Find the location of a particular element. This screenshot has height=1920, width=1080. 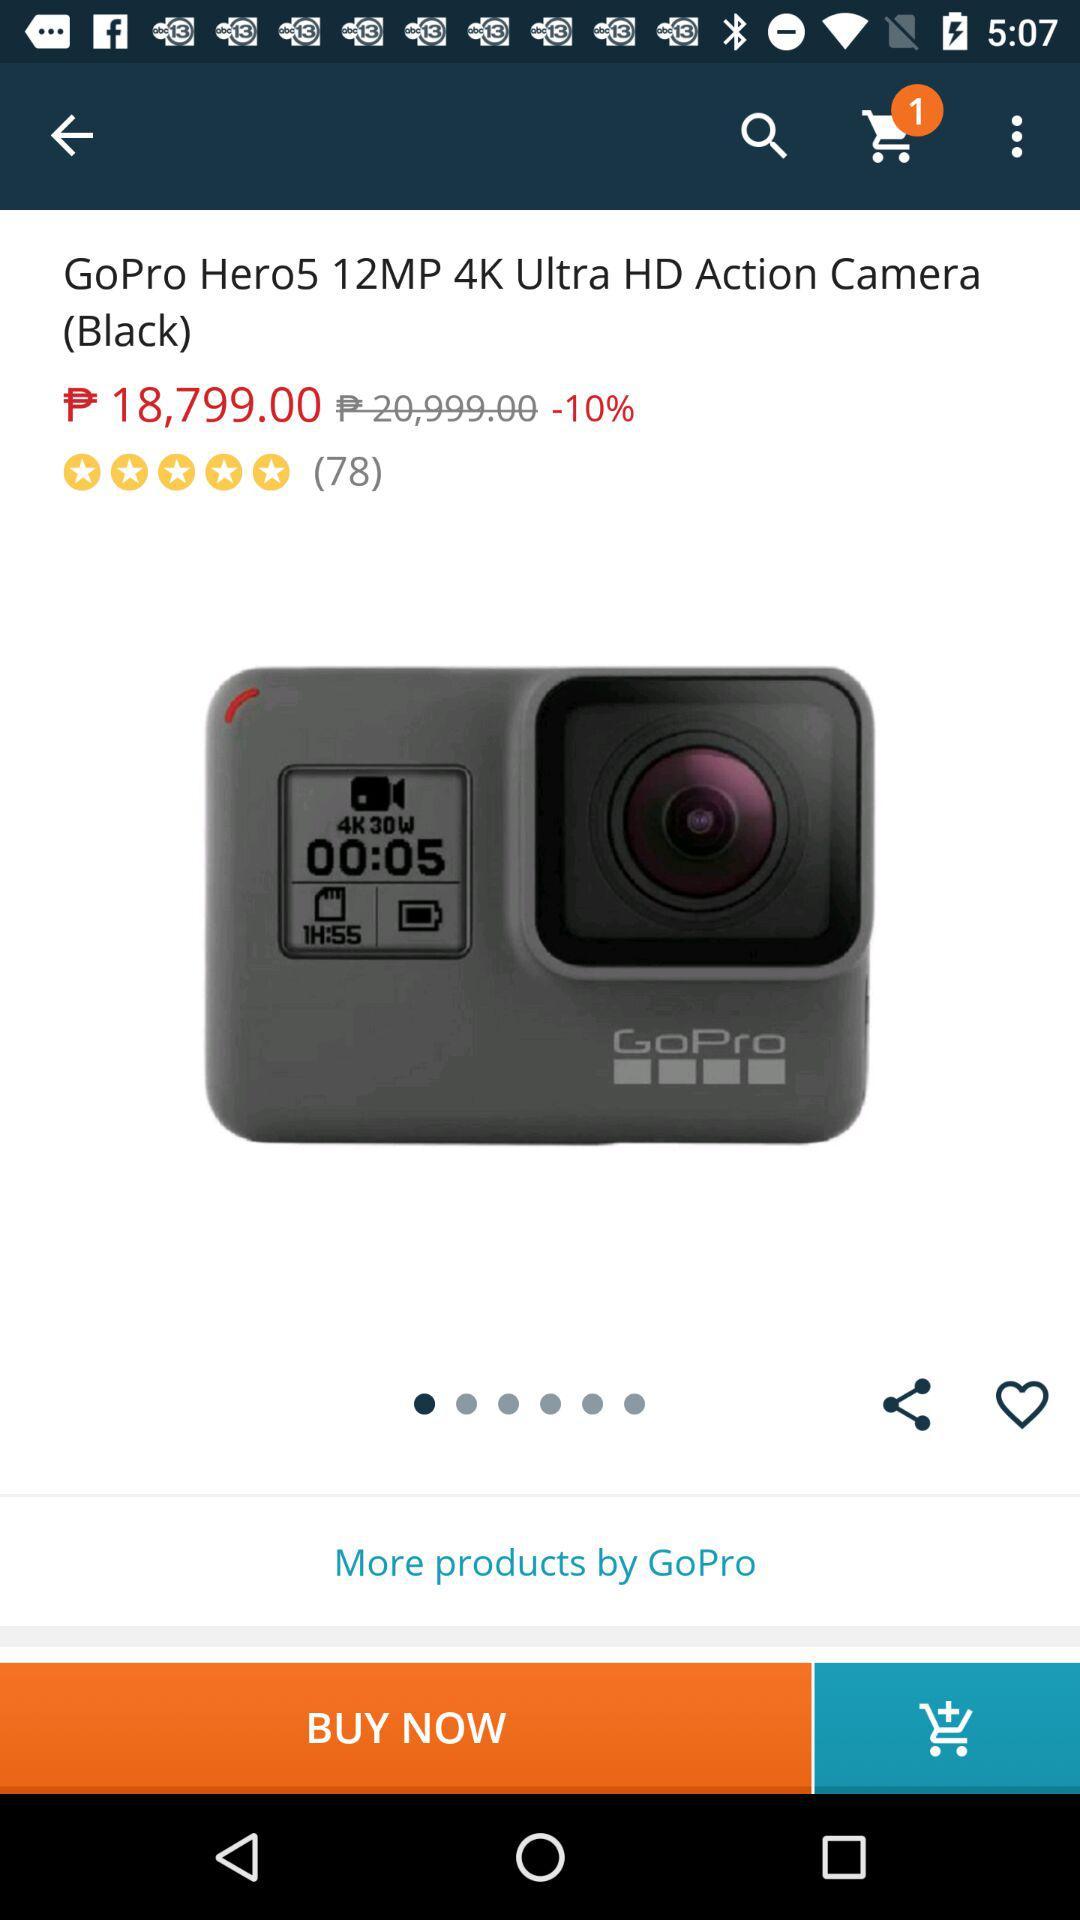

the favorite icon is located at coordinates (1022, 1403).